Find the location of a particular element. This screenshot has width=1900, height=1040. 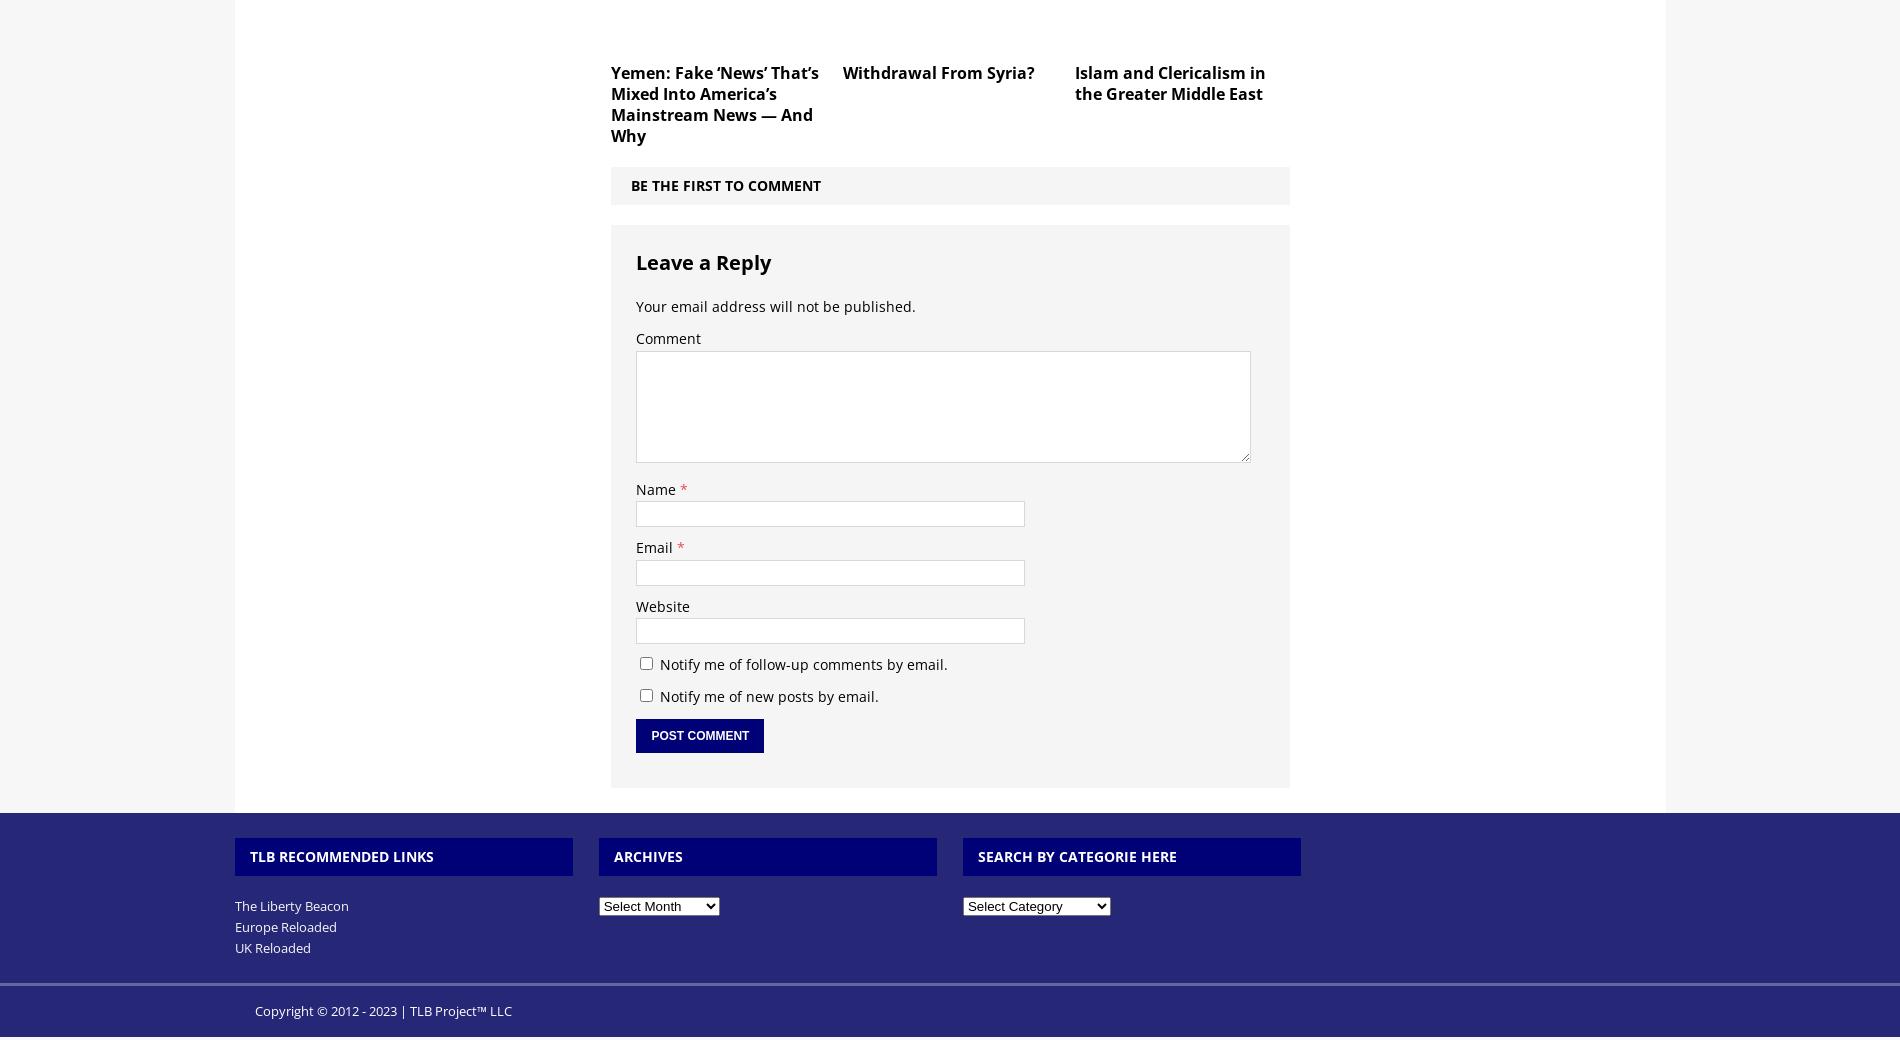

'Leave a Reply' is located at coordinates (703, 260).